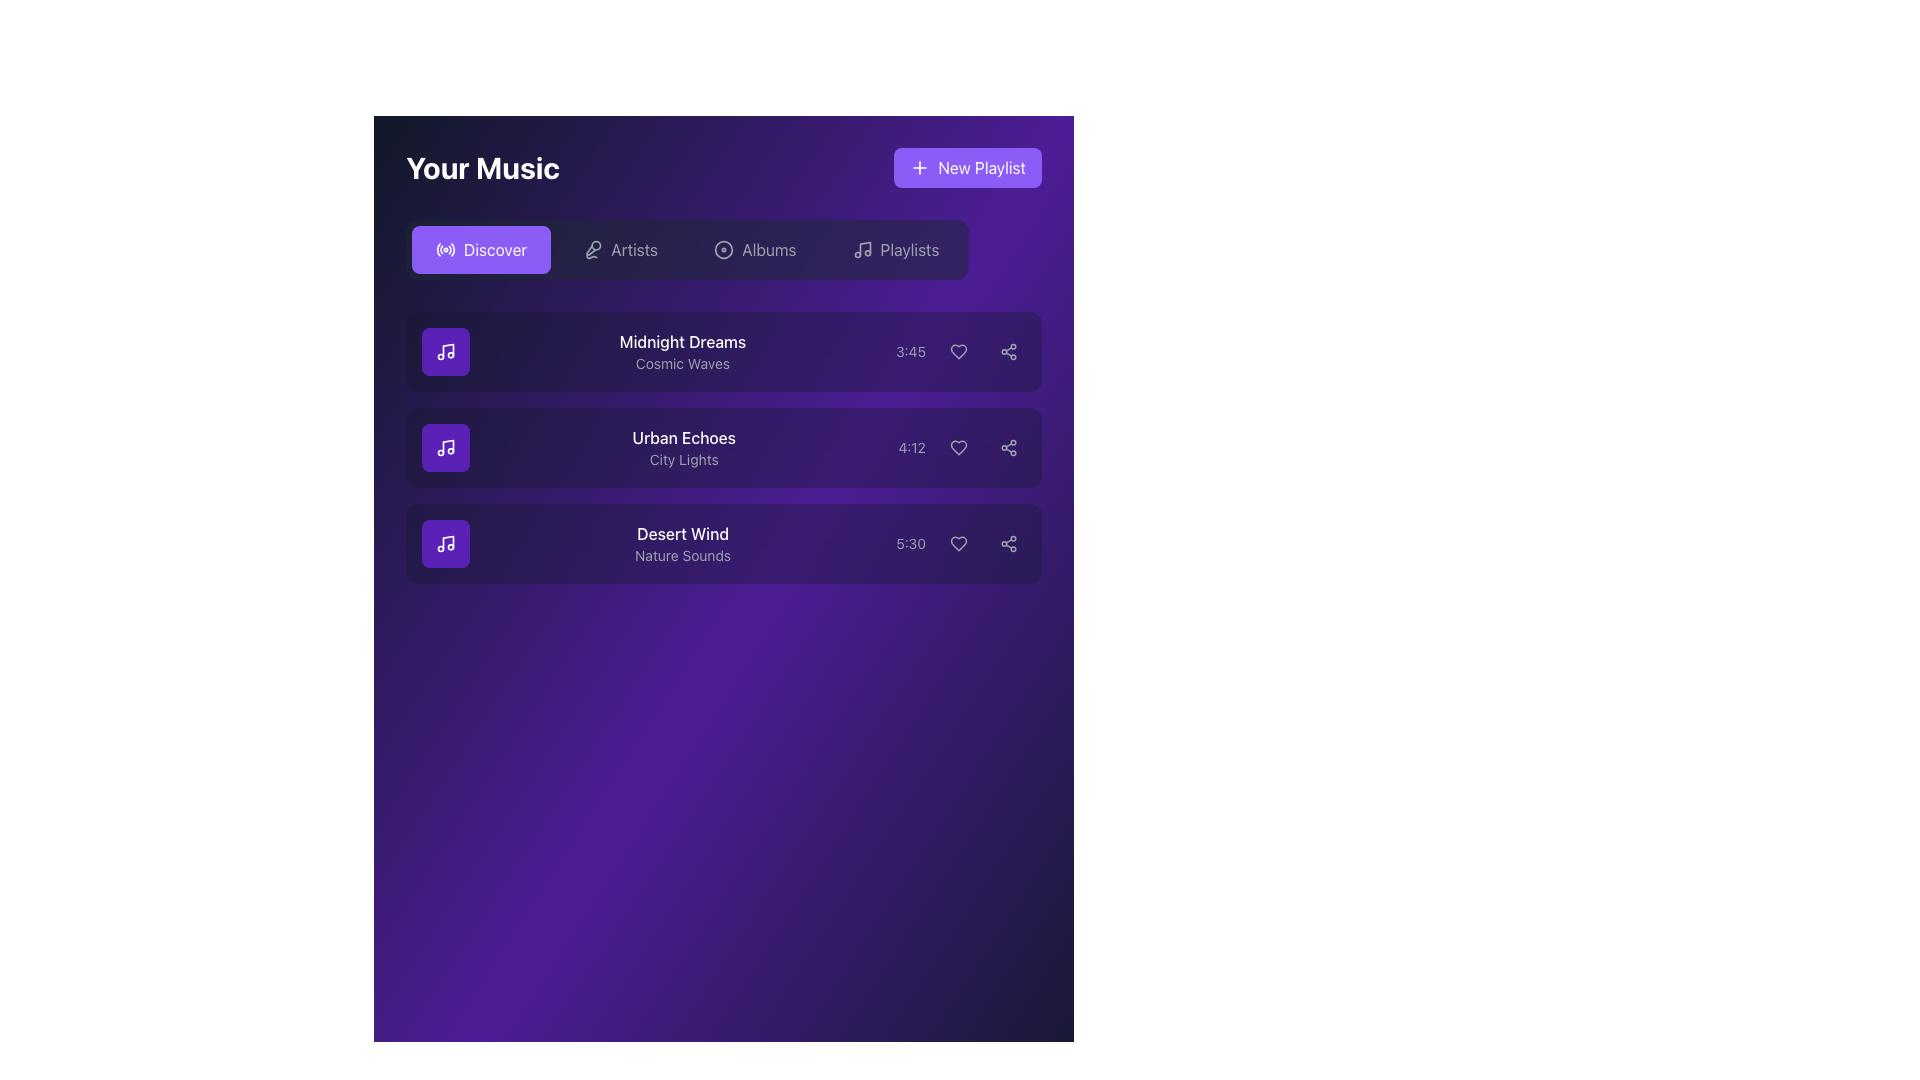 This screenshot has height=1080, width=1920. What do you see at coordinates (683, 543) in the screenshot?
I see `to select the third item in the 'Your Music' list, which represents a music track or playlist, positioned between 'Urban Echoes' and another item` at bounding box center [683, 543].